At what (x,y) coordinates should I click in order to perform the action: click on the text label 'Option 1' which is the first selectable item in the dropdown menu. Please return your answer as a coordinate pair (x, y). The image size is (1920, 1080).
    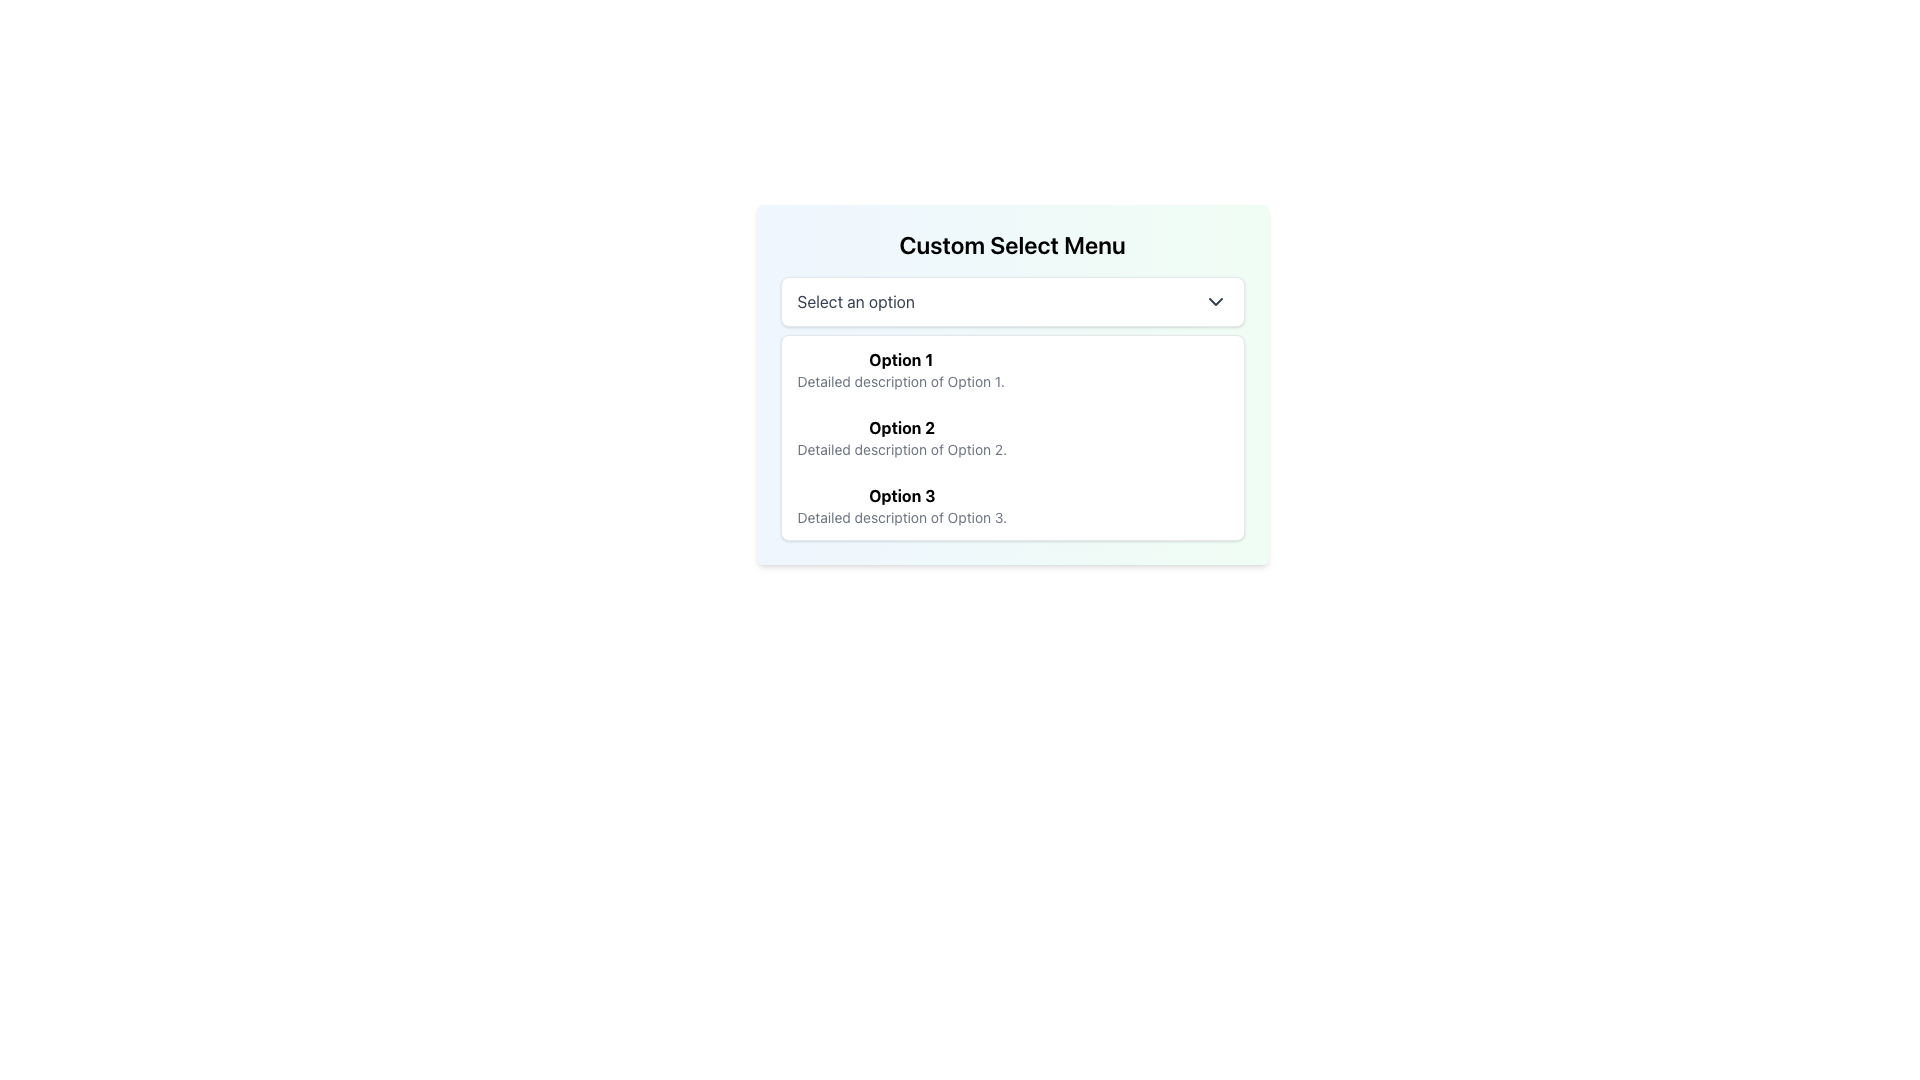
    Looking at the image, I should click on (900, 358).